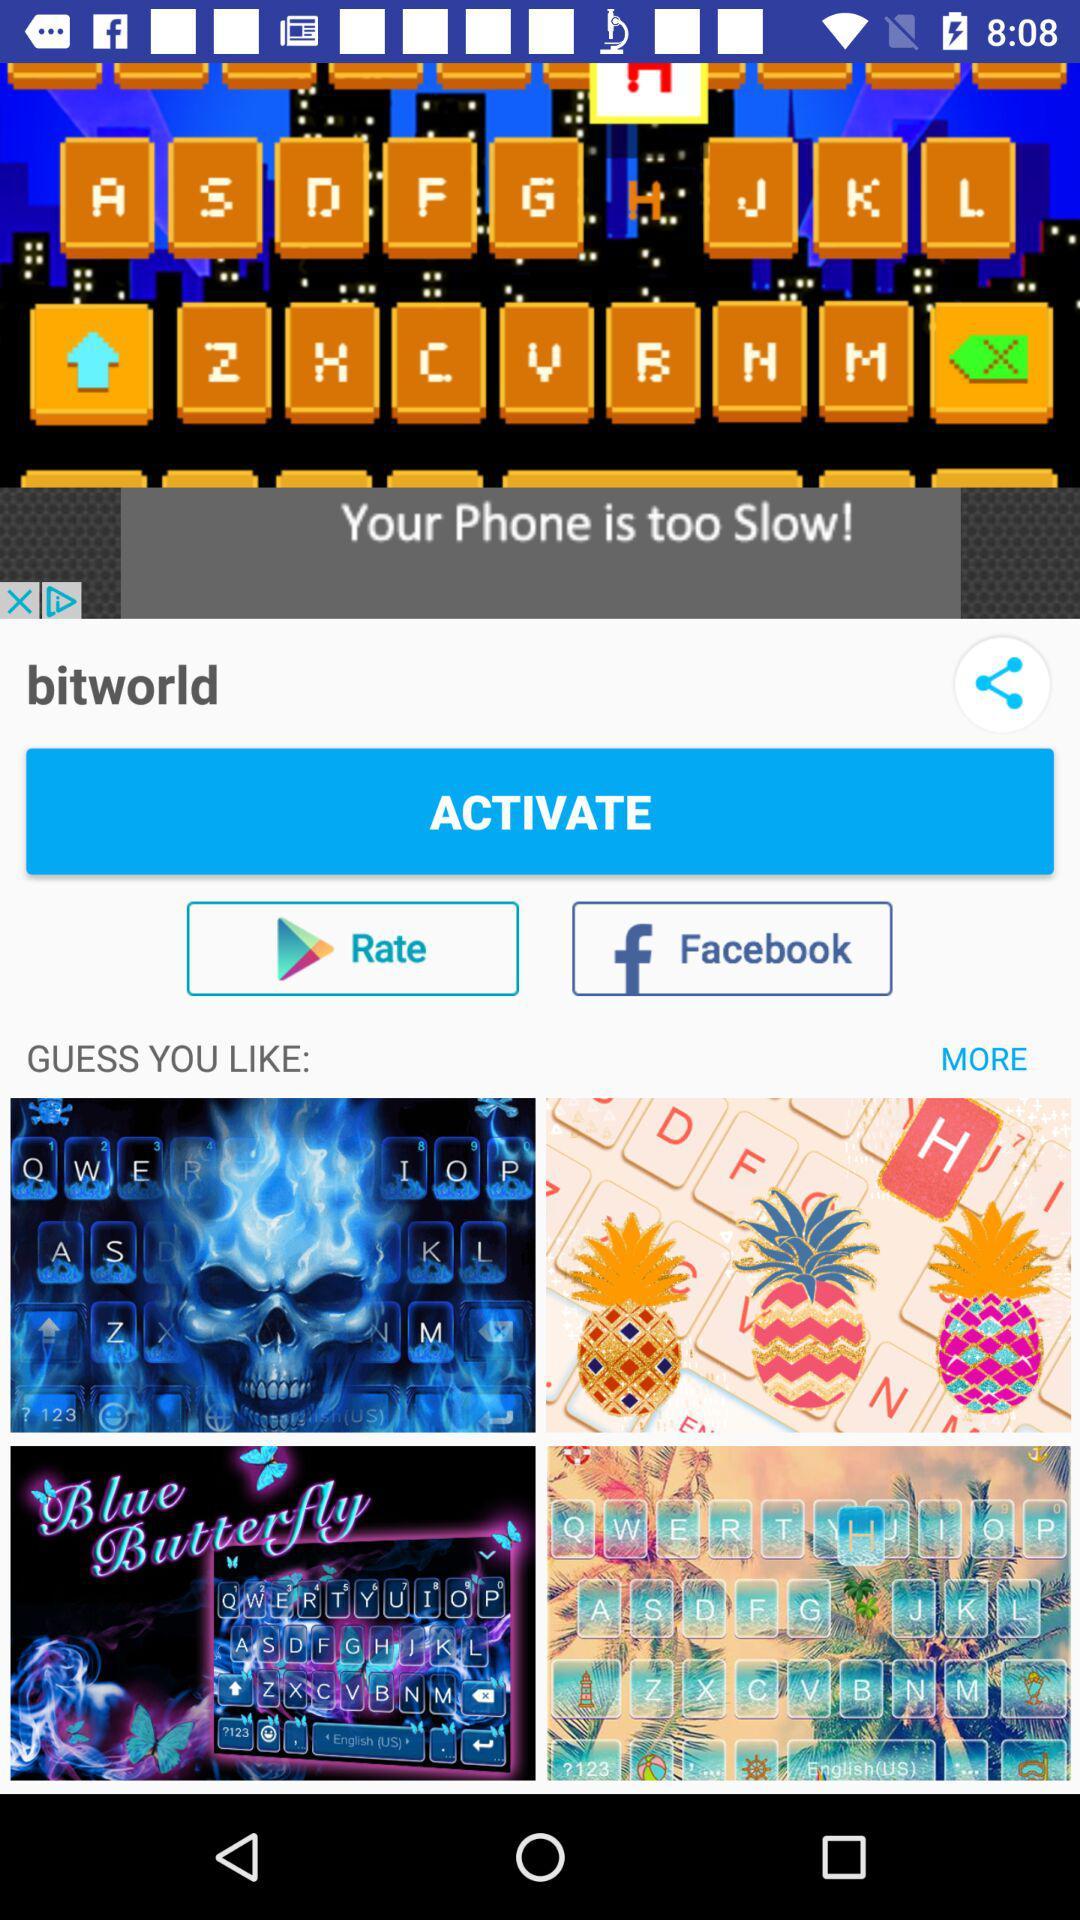 This screenshot has height=1920, width=1080. Describe the element at coordinates (540, 811) in the screenshot. I see `the activate` at that location.